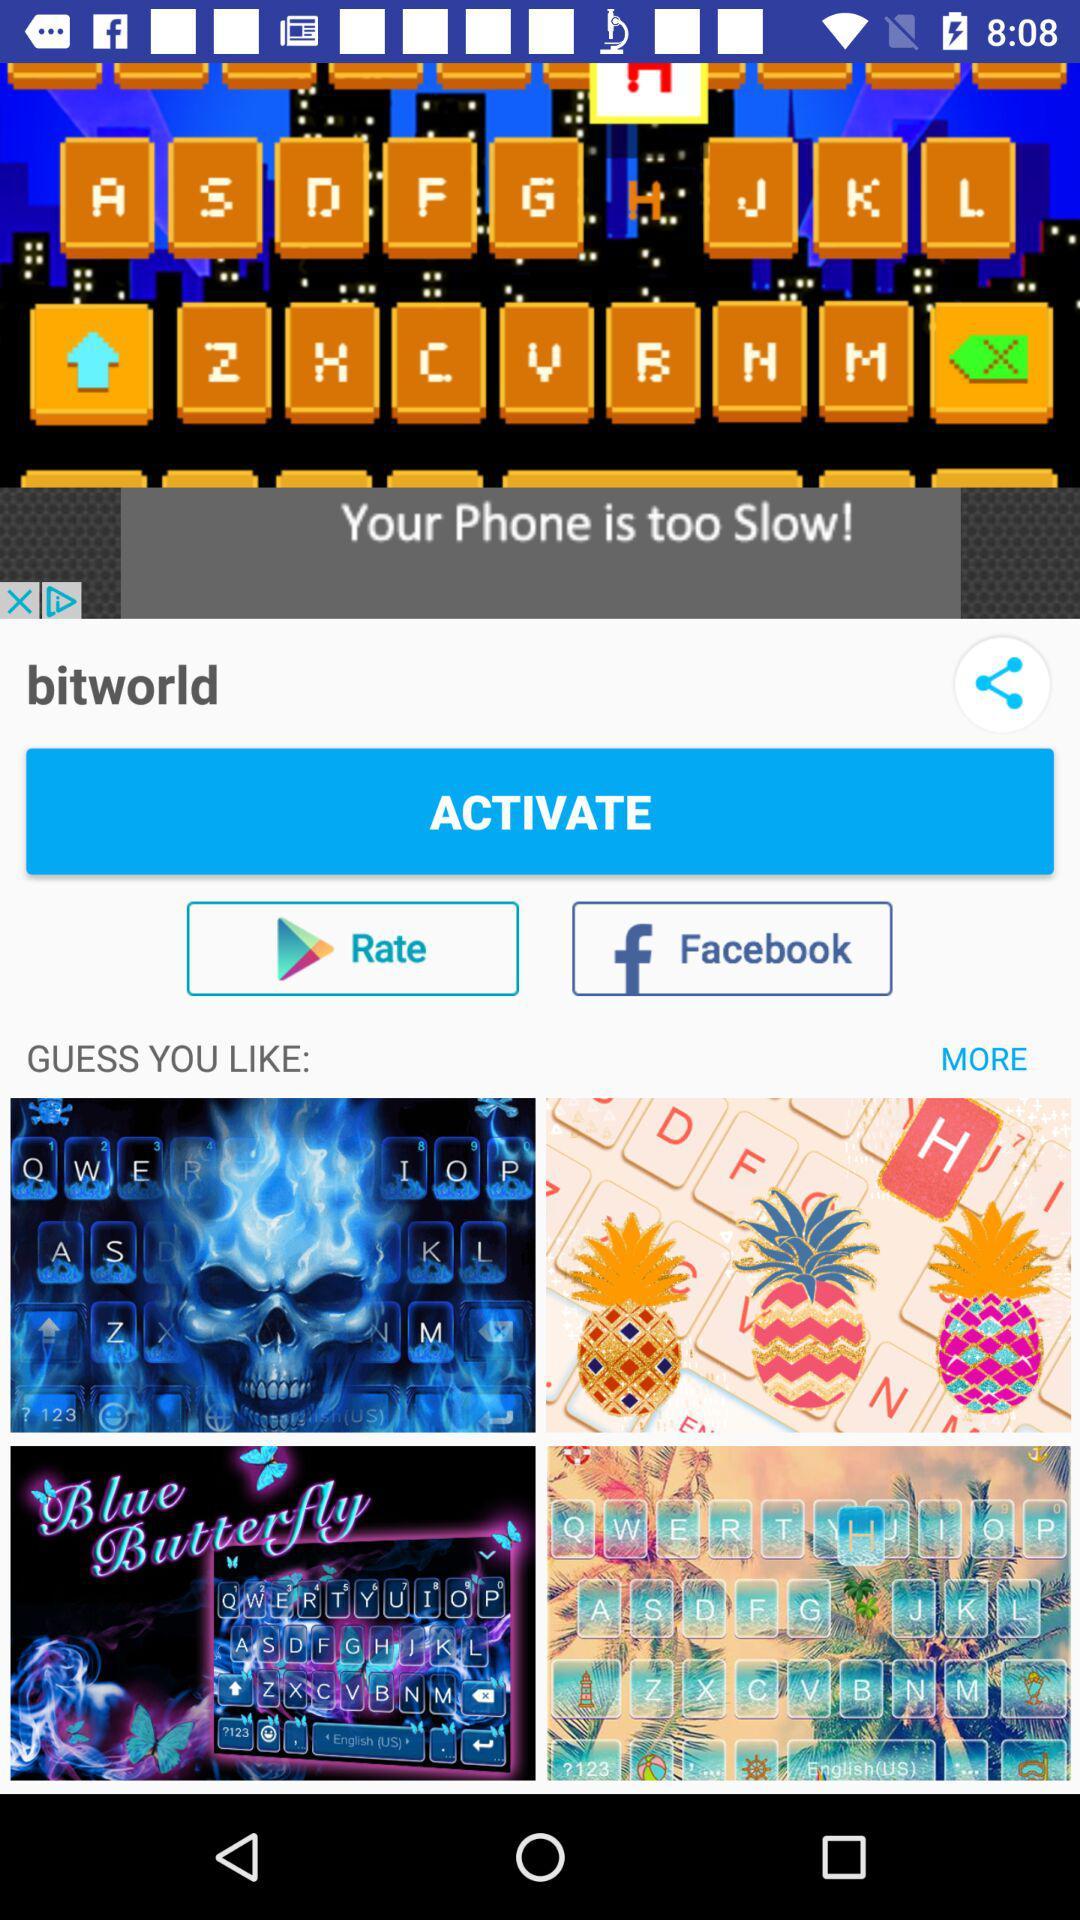 This screenshot has height=1920, width=1080. Describe the element at coordinates (540, 811) in the screenshot. I see `the activate` at that location.